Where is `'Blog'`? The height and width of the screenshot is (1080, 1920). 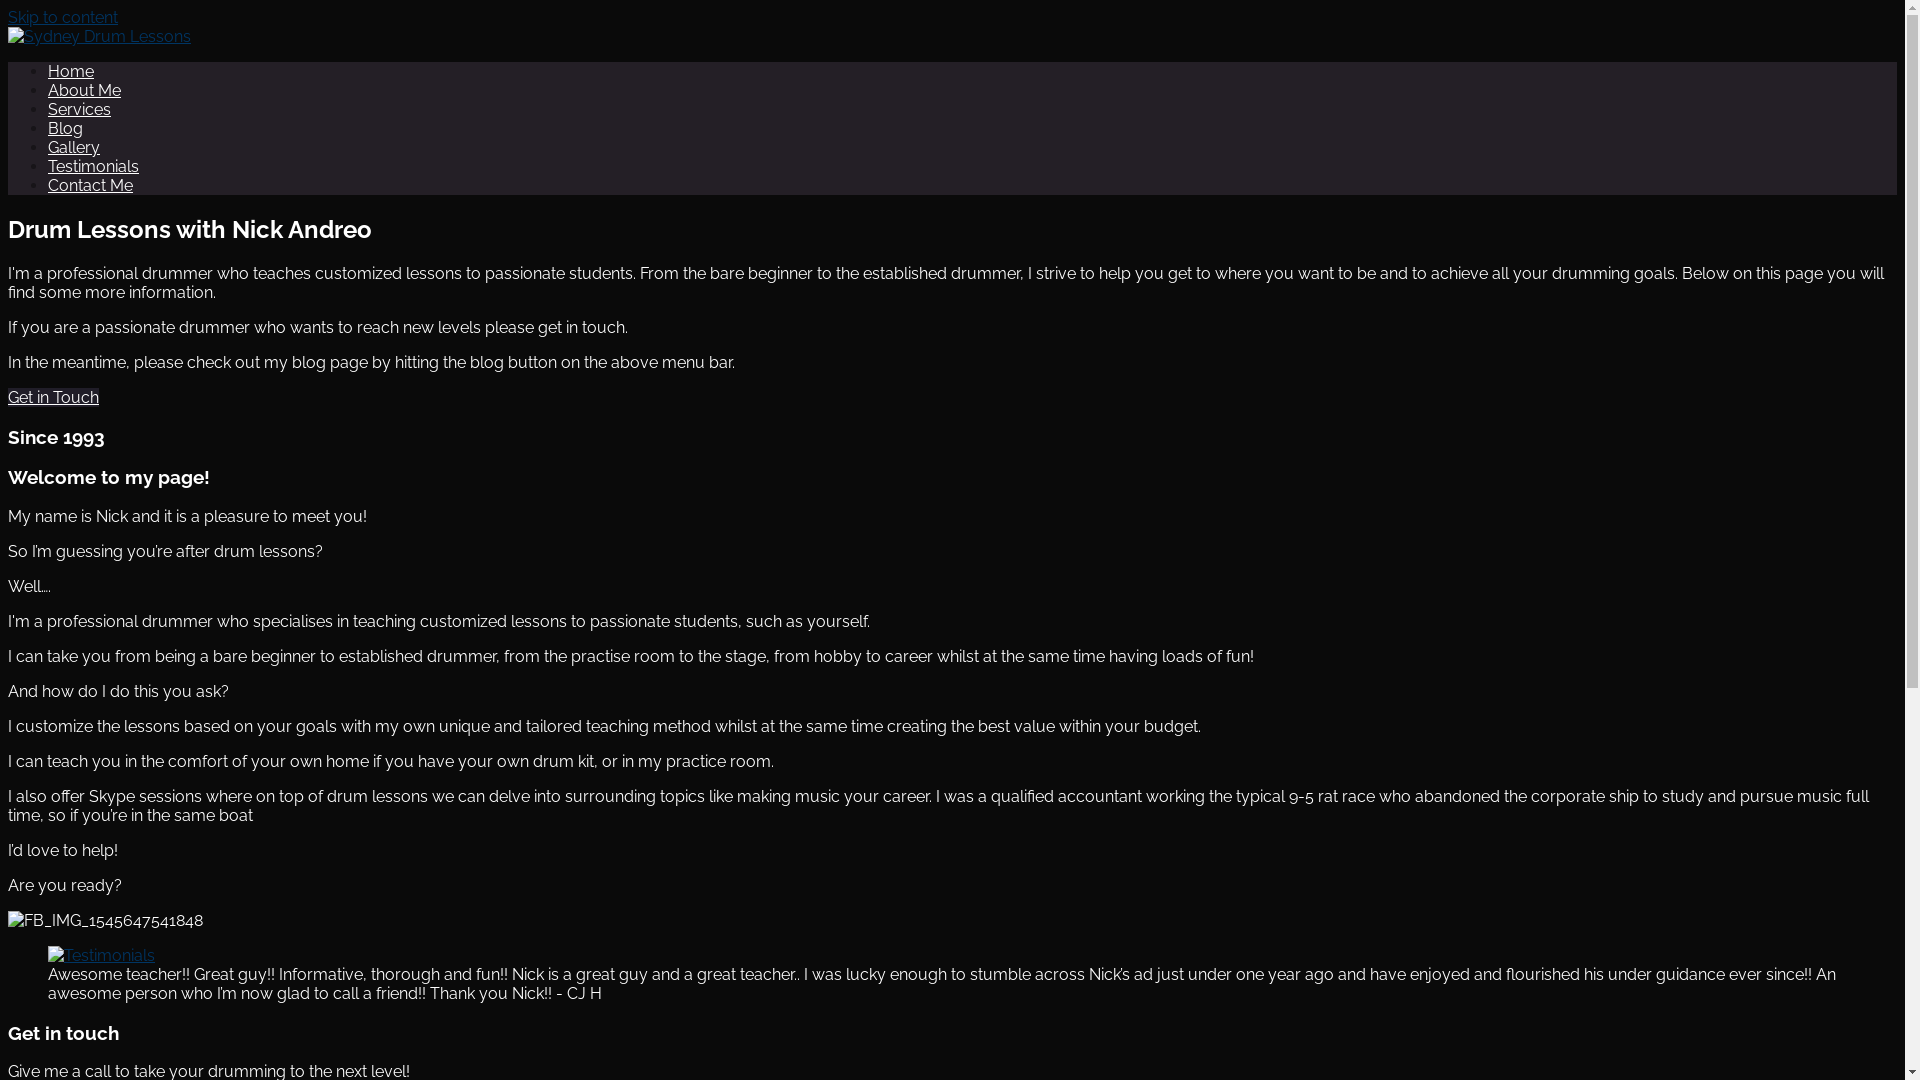
'Blog' is located at coordinates (65, 128).